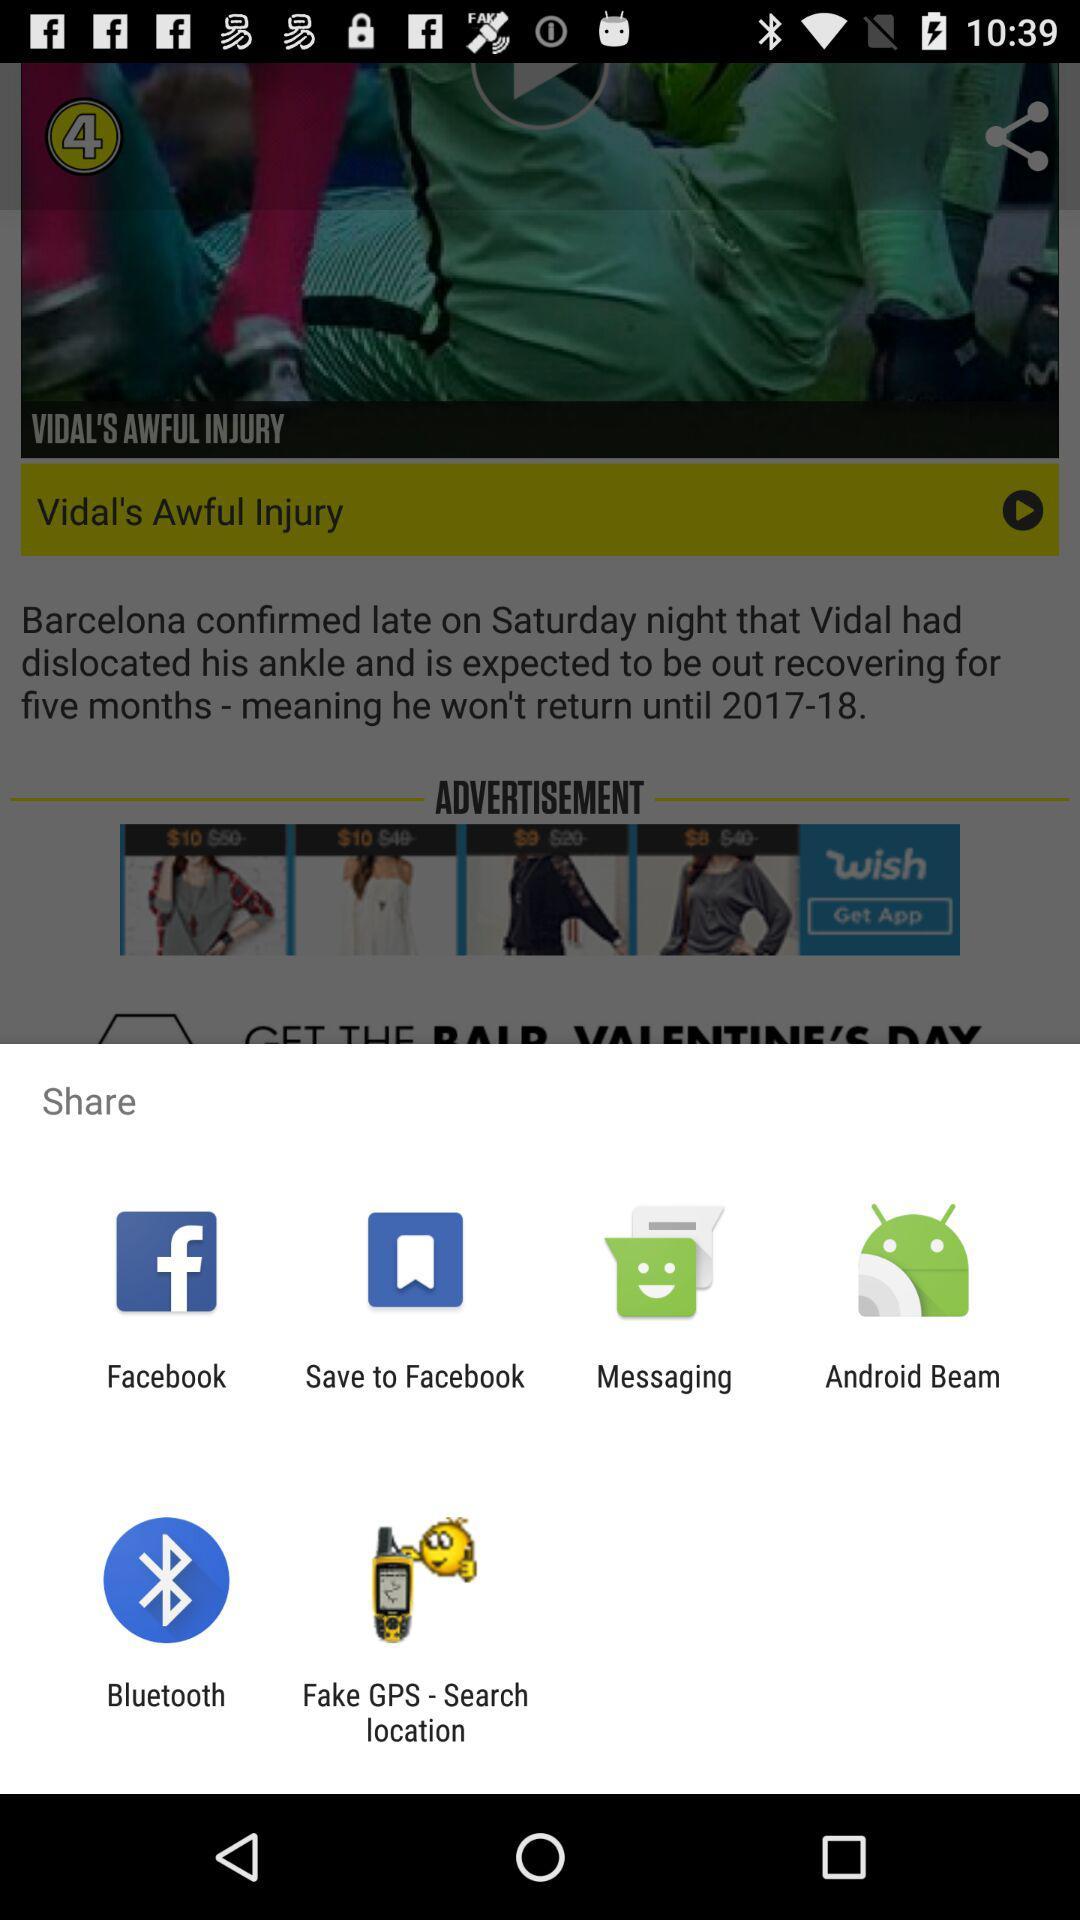 The width and height of the screenshot is (1080, 1920). What do you see at coordinates (165, 1711) in the screenshot?
I see `item next to fake gps search item` at bounding box center [165, 1711].